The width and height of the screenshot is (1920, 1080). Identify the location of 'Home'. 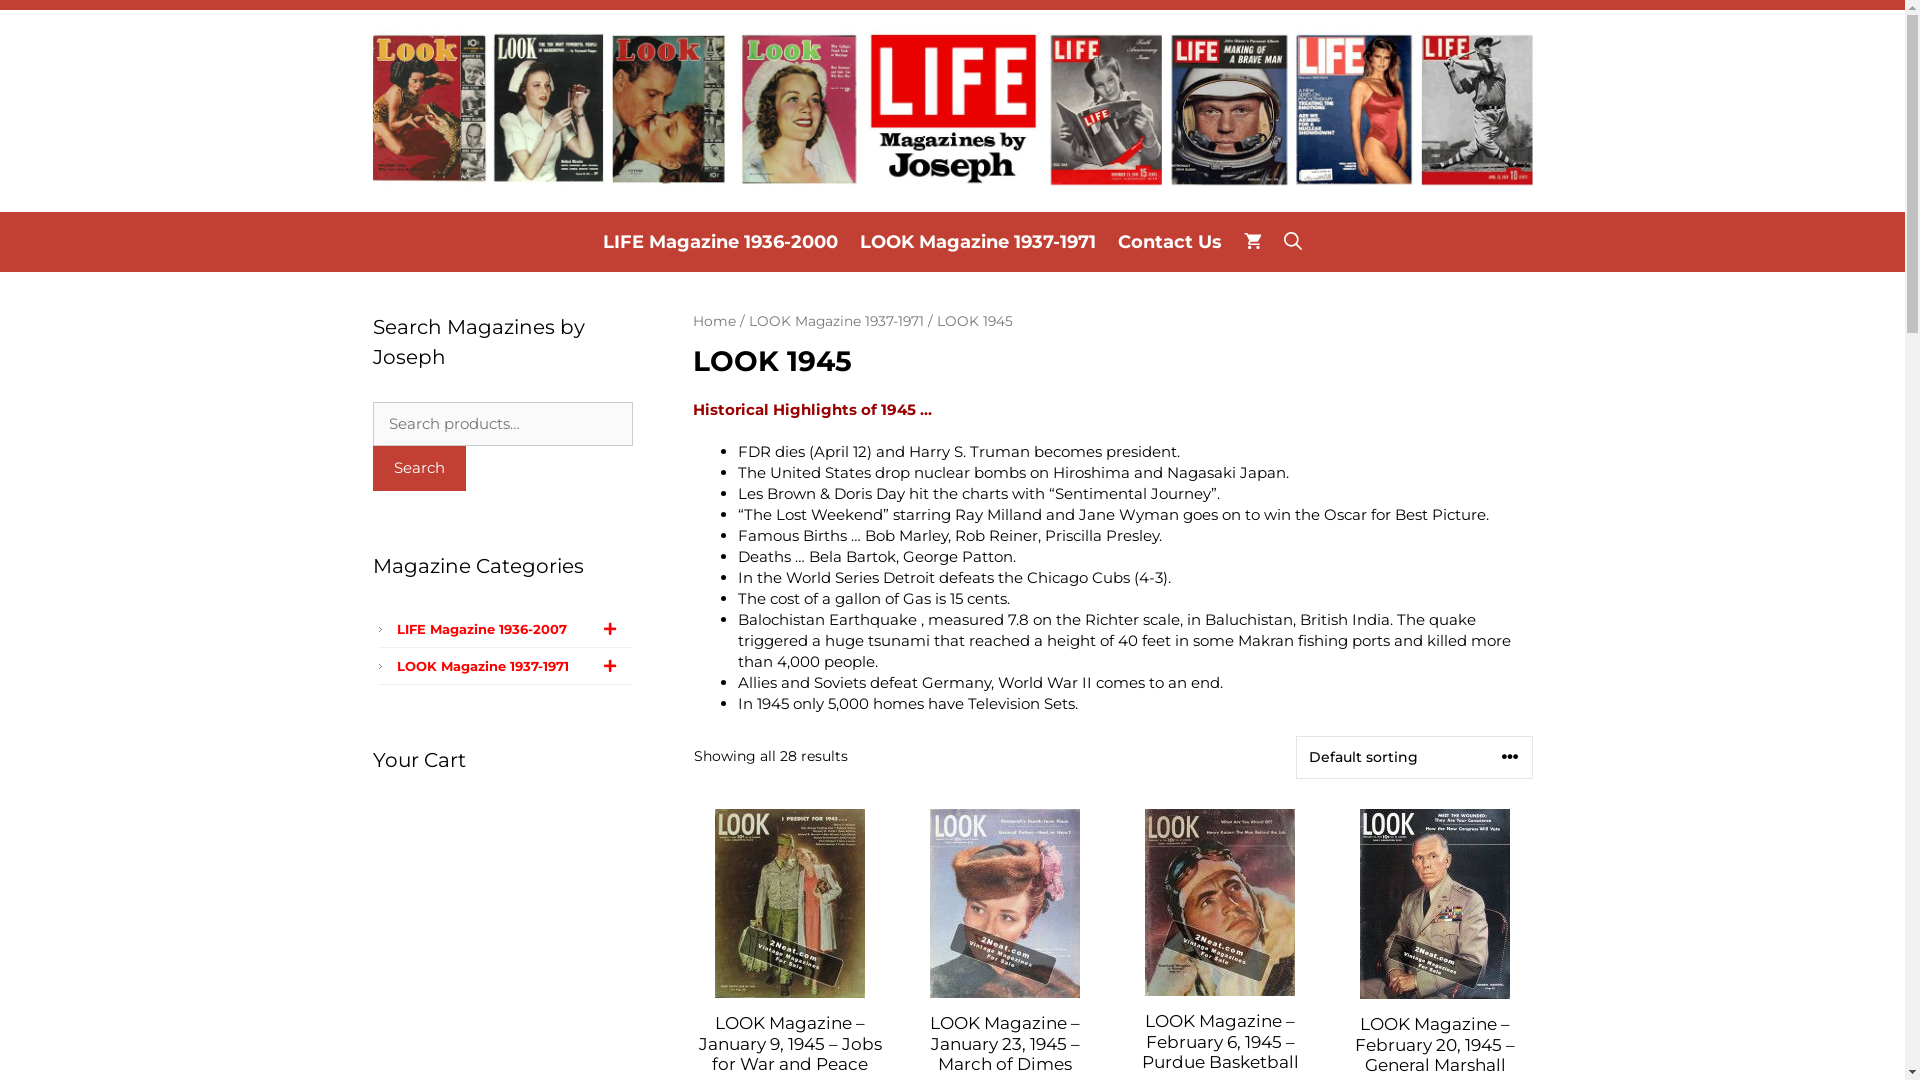
(691, 319).